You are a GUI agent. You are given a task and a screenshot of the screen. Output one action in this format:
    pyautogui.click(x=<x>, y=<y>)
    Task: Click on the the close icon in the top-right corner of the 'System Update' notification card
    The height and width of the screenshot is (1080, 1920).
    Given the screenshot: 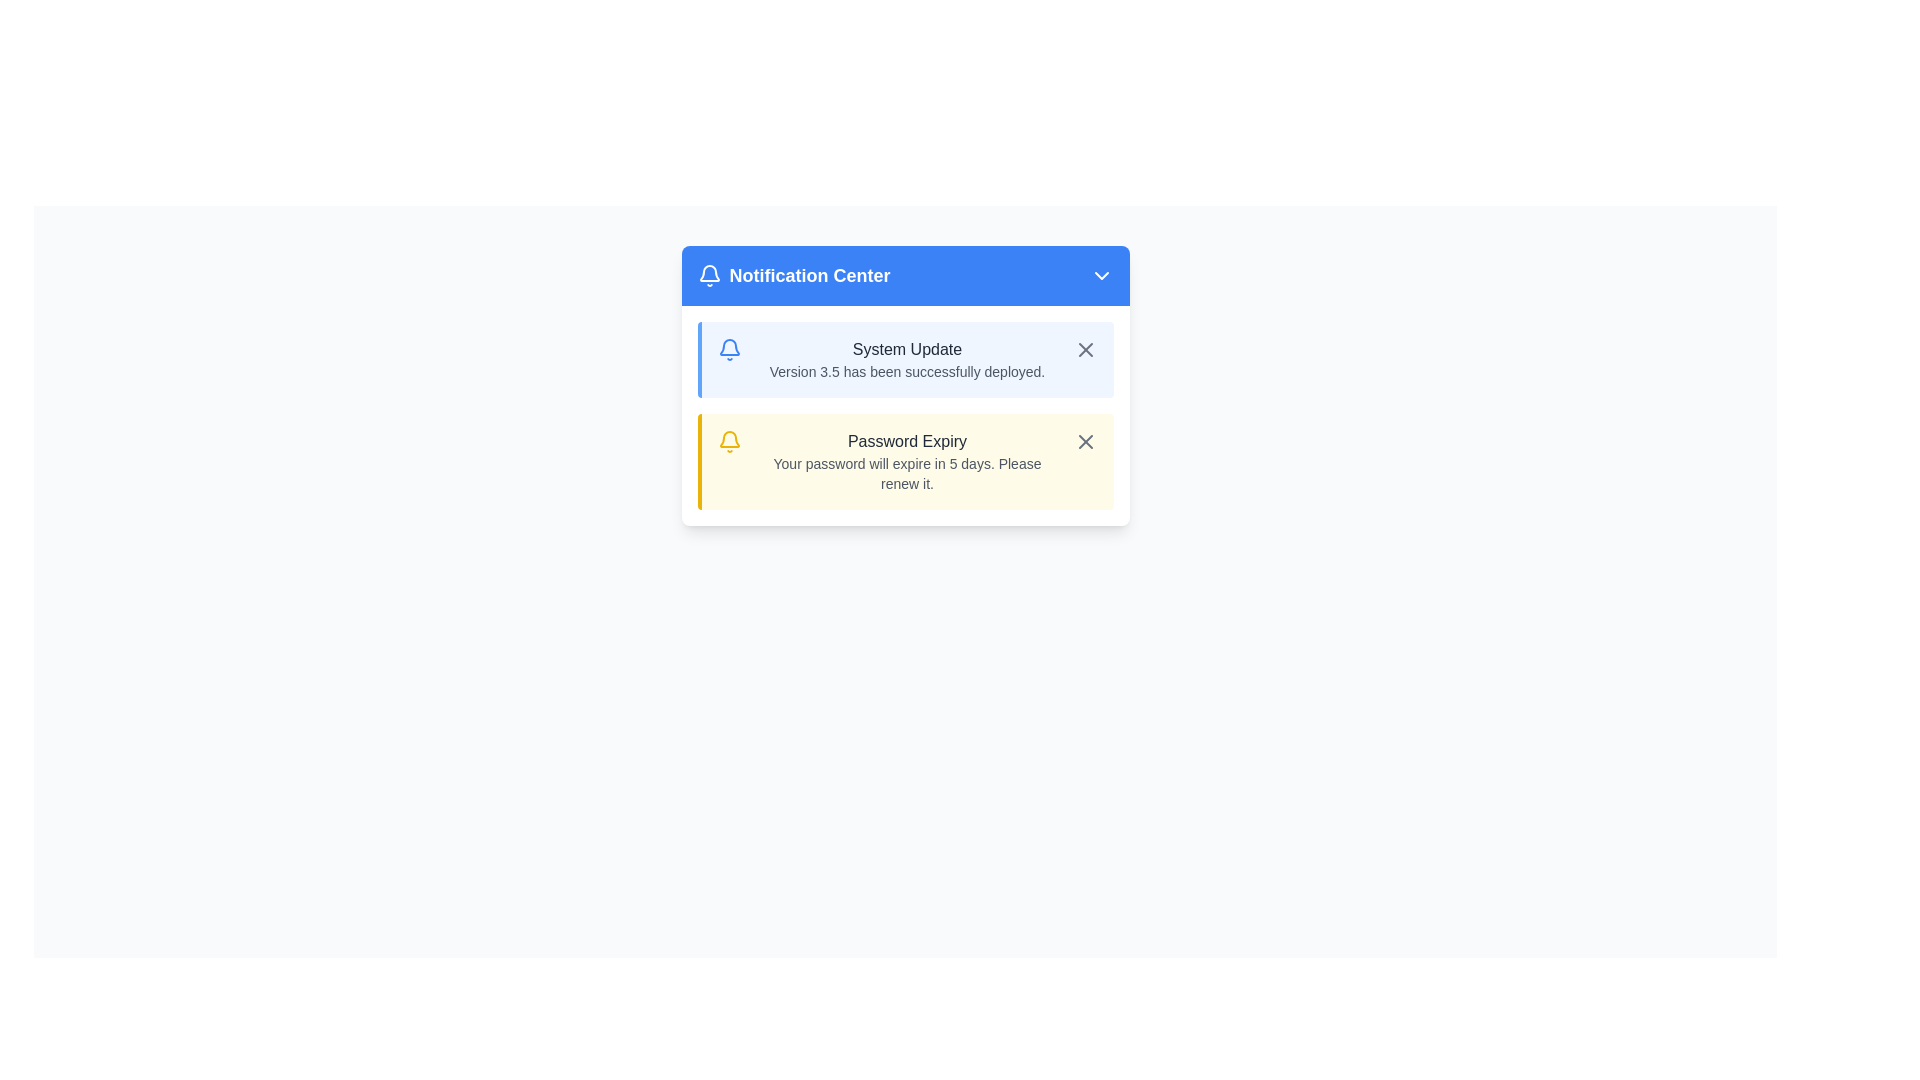 What is the action you would take?
    pyautogui.click(x=1084, y=441)
    